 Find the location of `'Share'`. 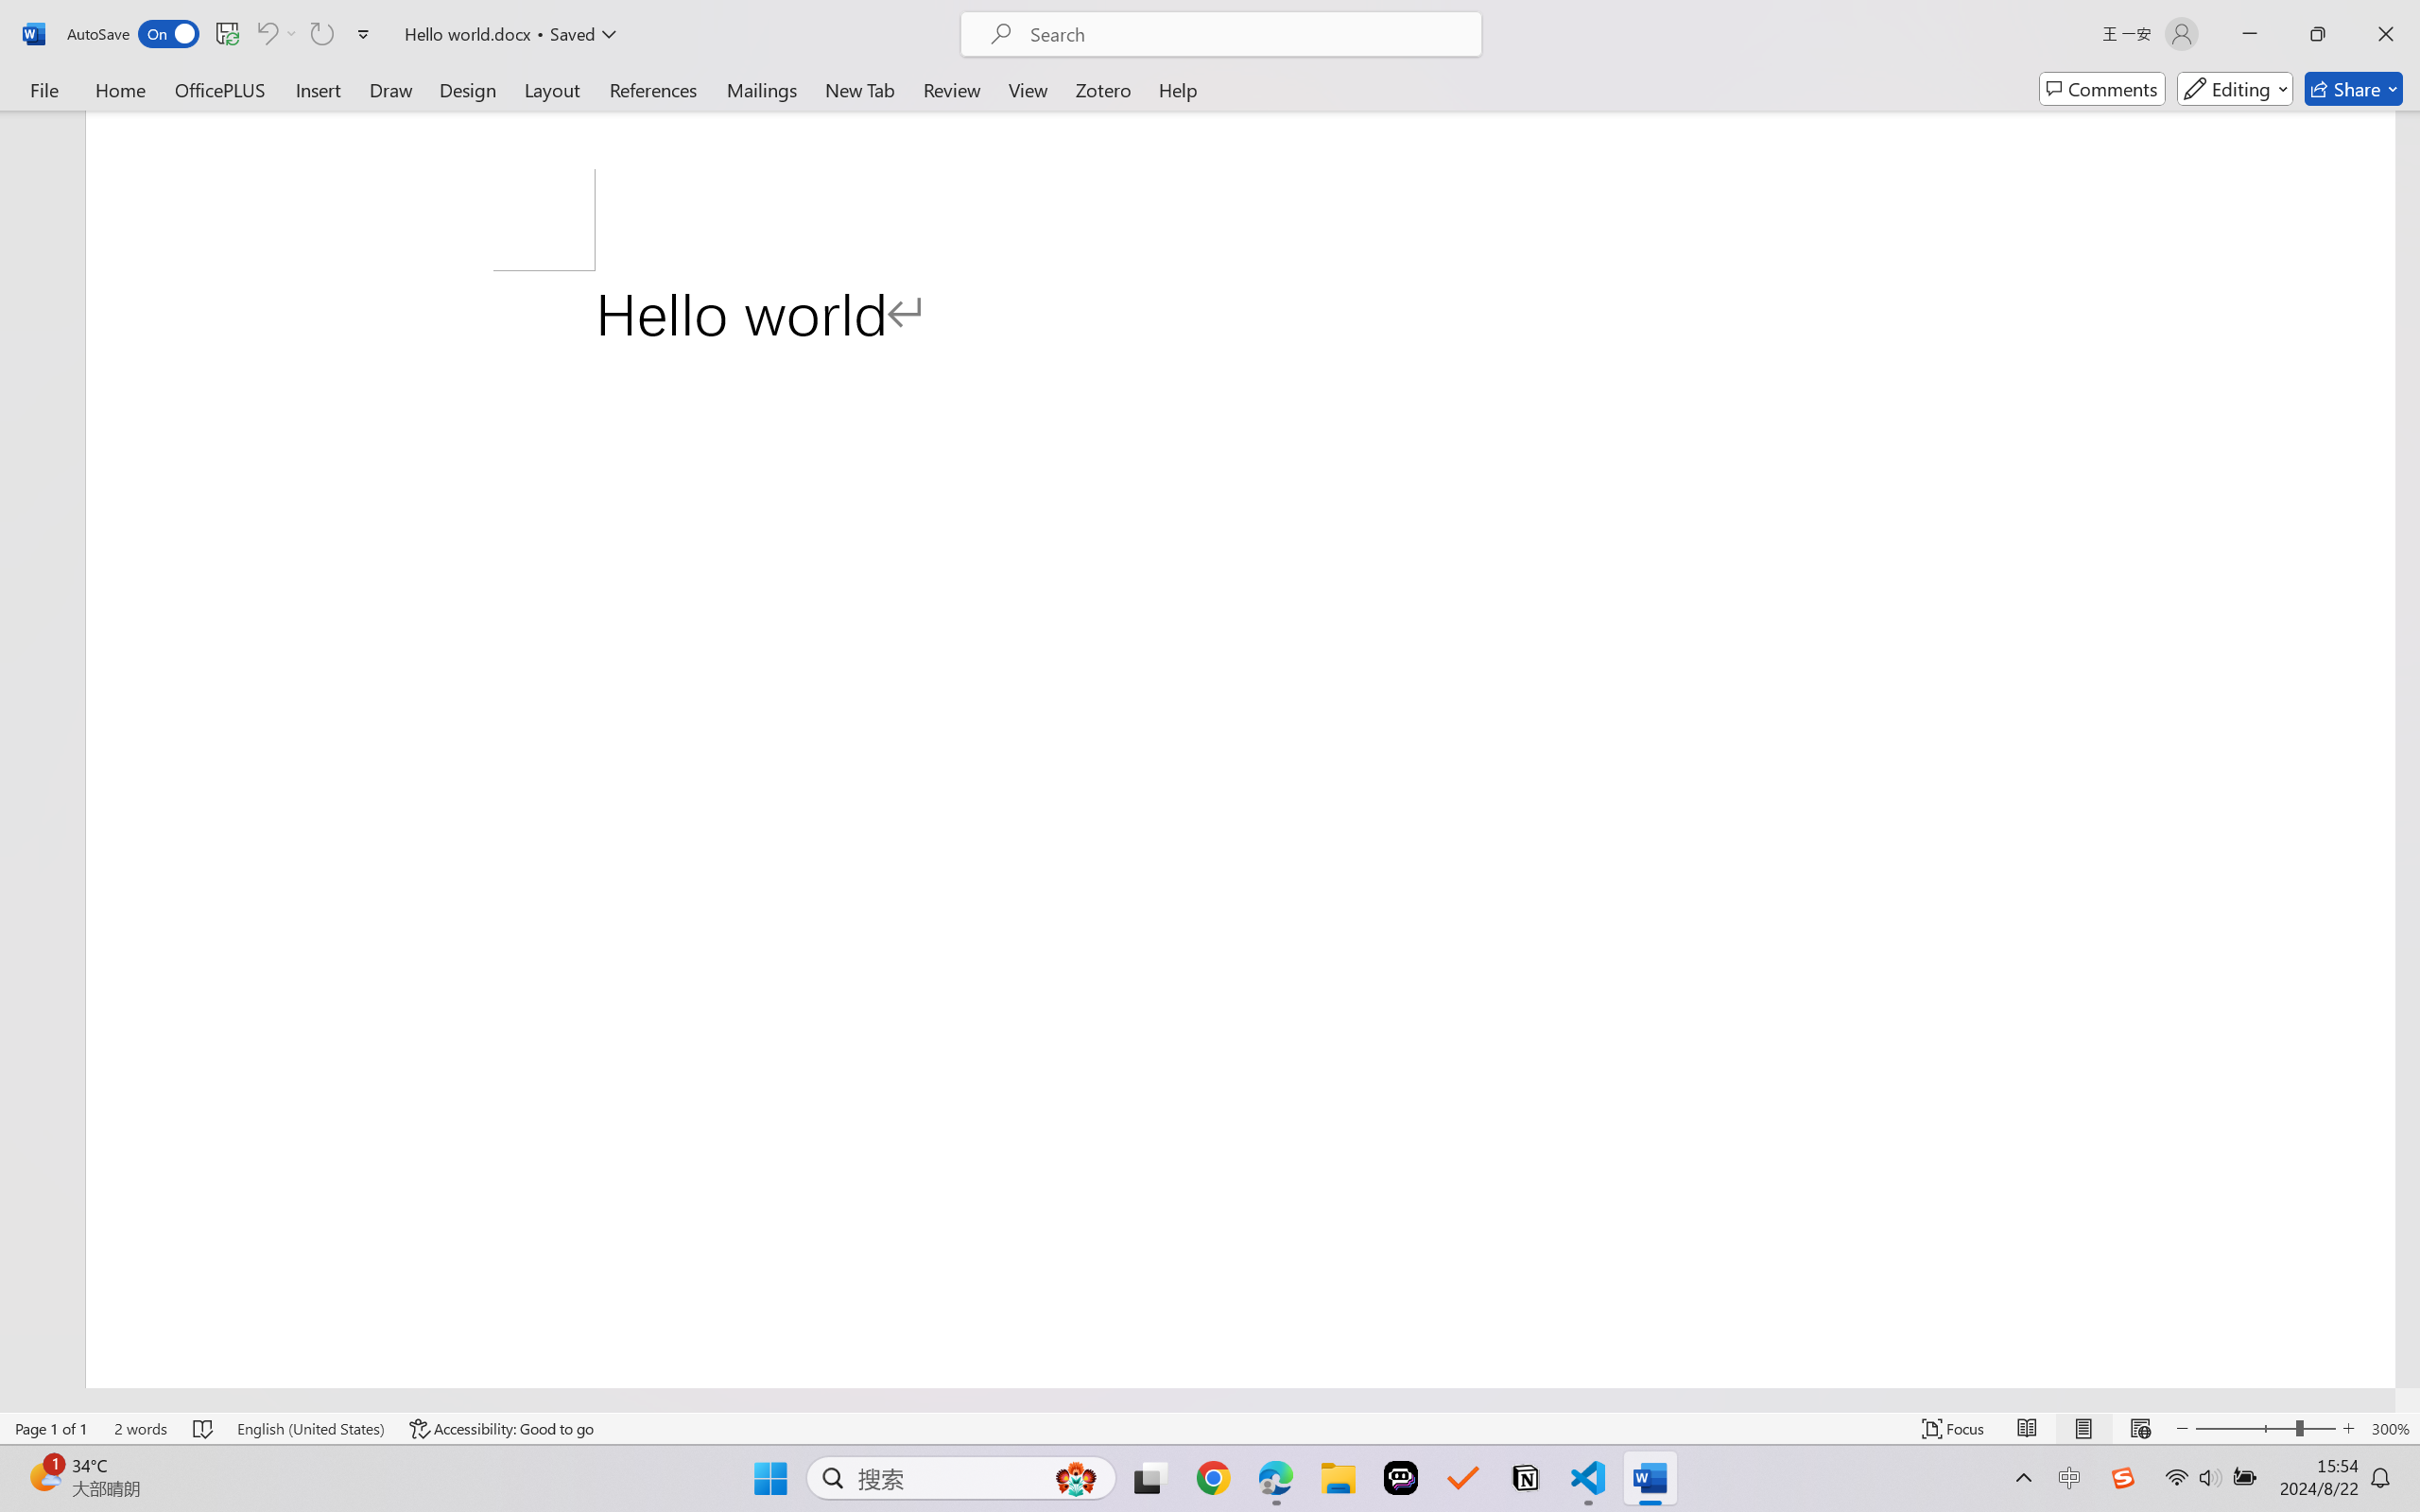

'Share' is located at coordinates (2352, 88).